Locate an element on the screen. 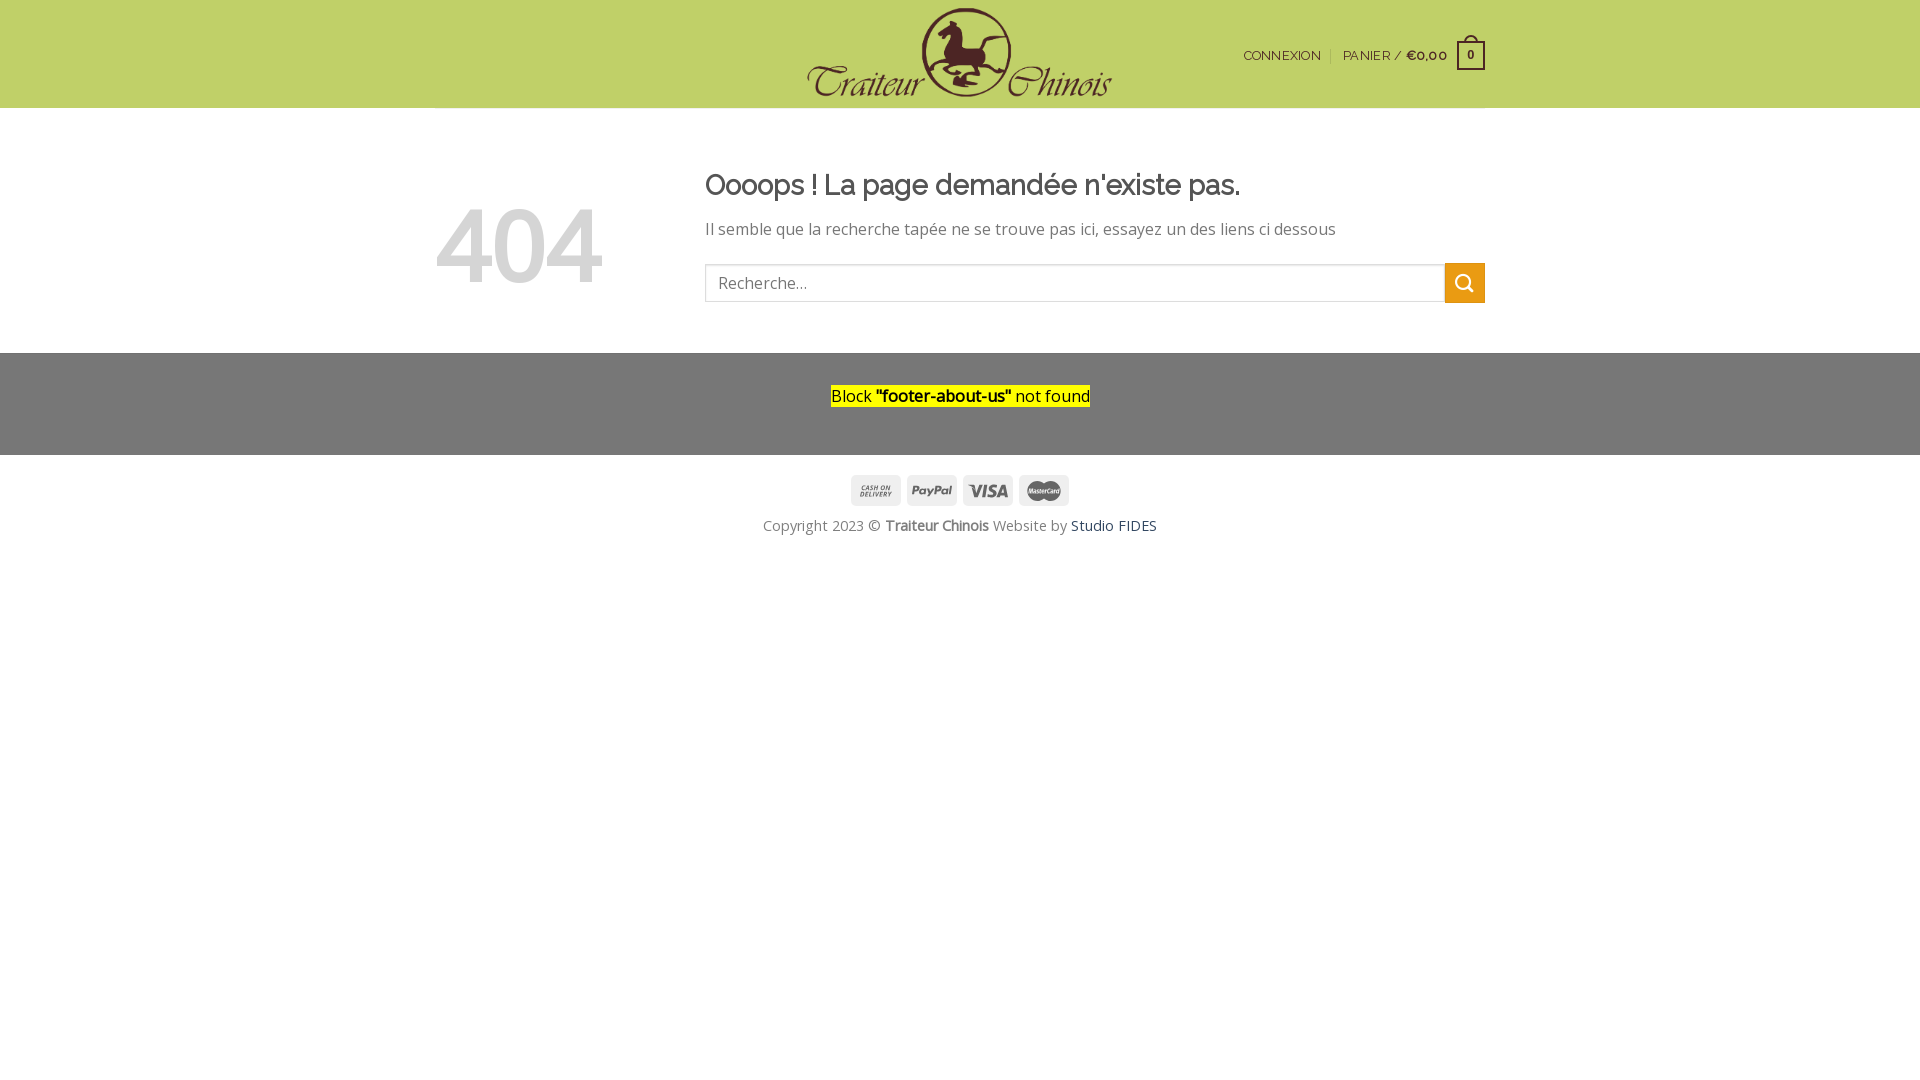 The image size is (1920, 1080). 'Studio FIDES' is located at coordinates (1112, 524).